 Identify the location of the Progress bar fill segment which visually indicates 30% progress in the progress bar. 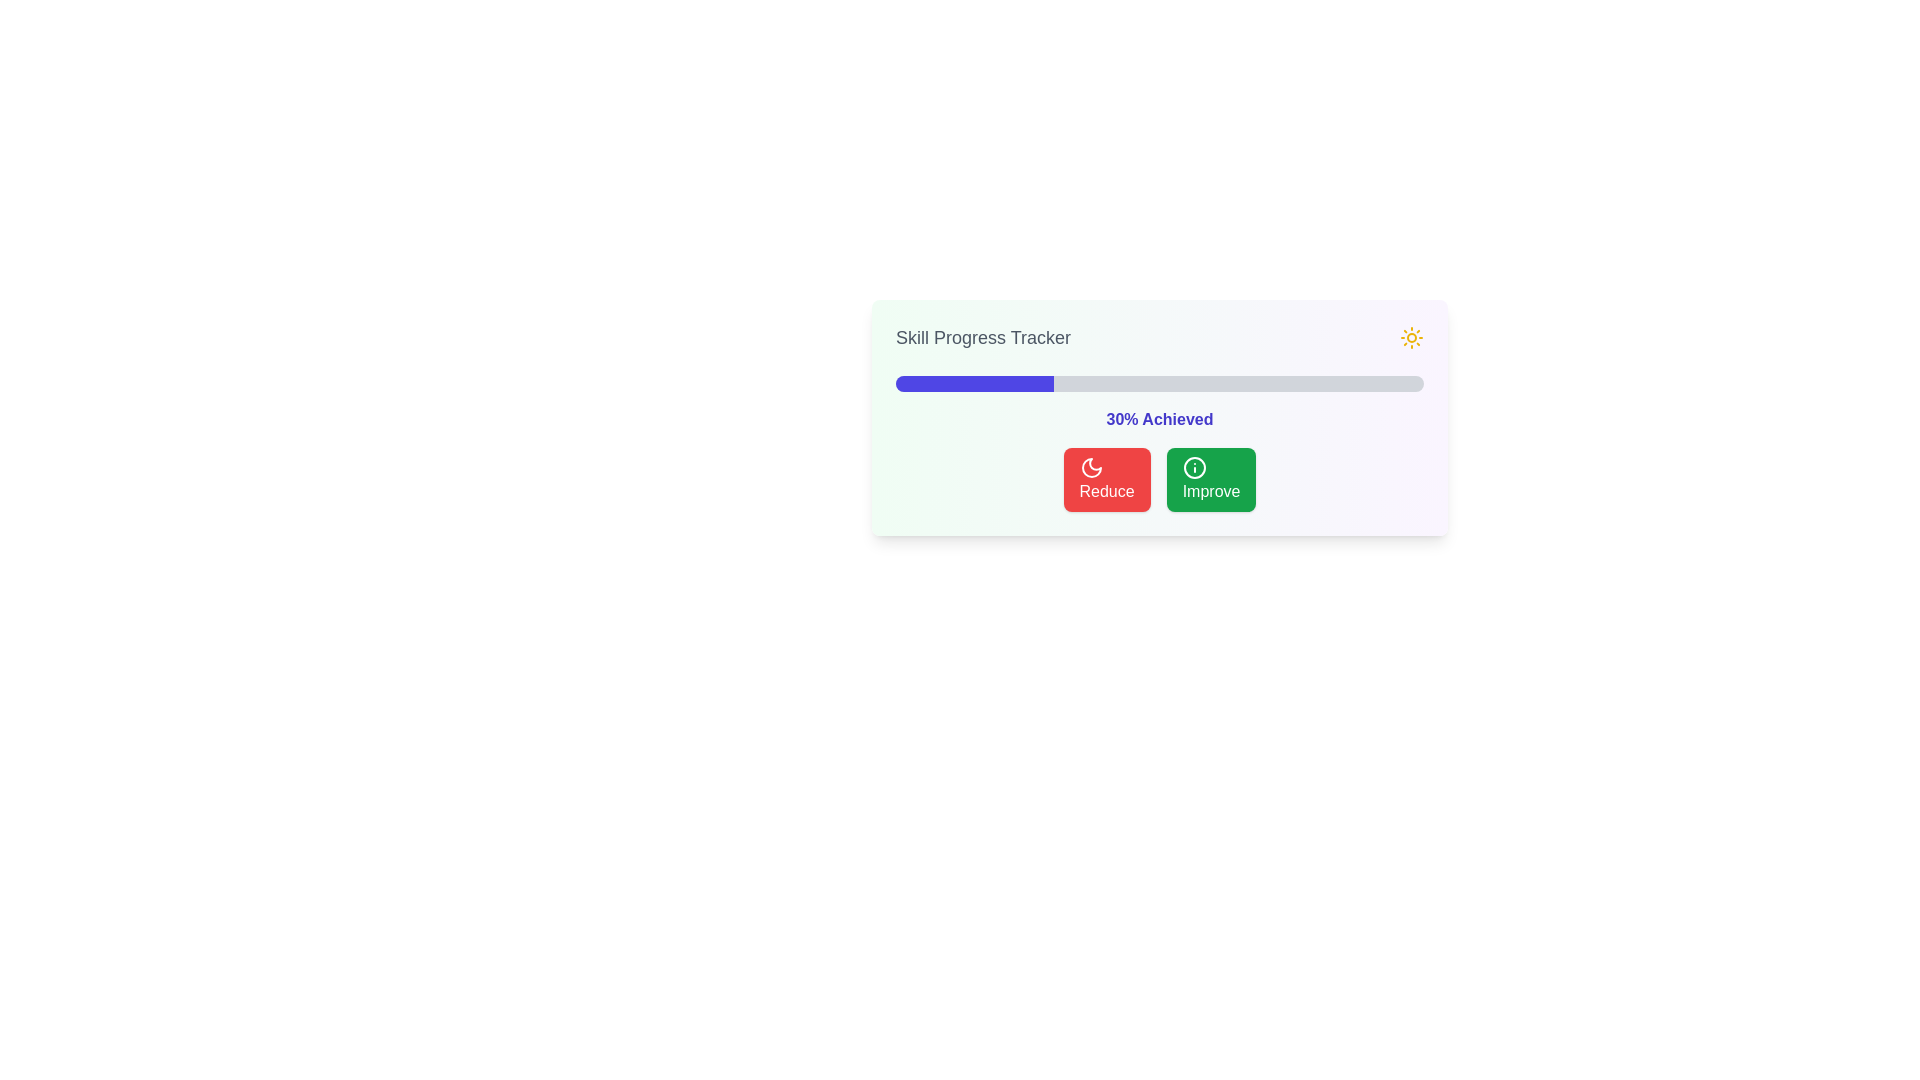
(975, 384).